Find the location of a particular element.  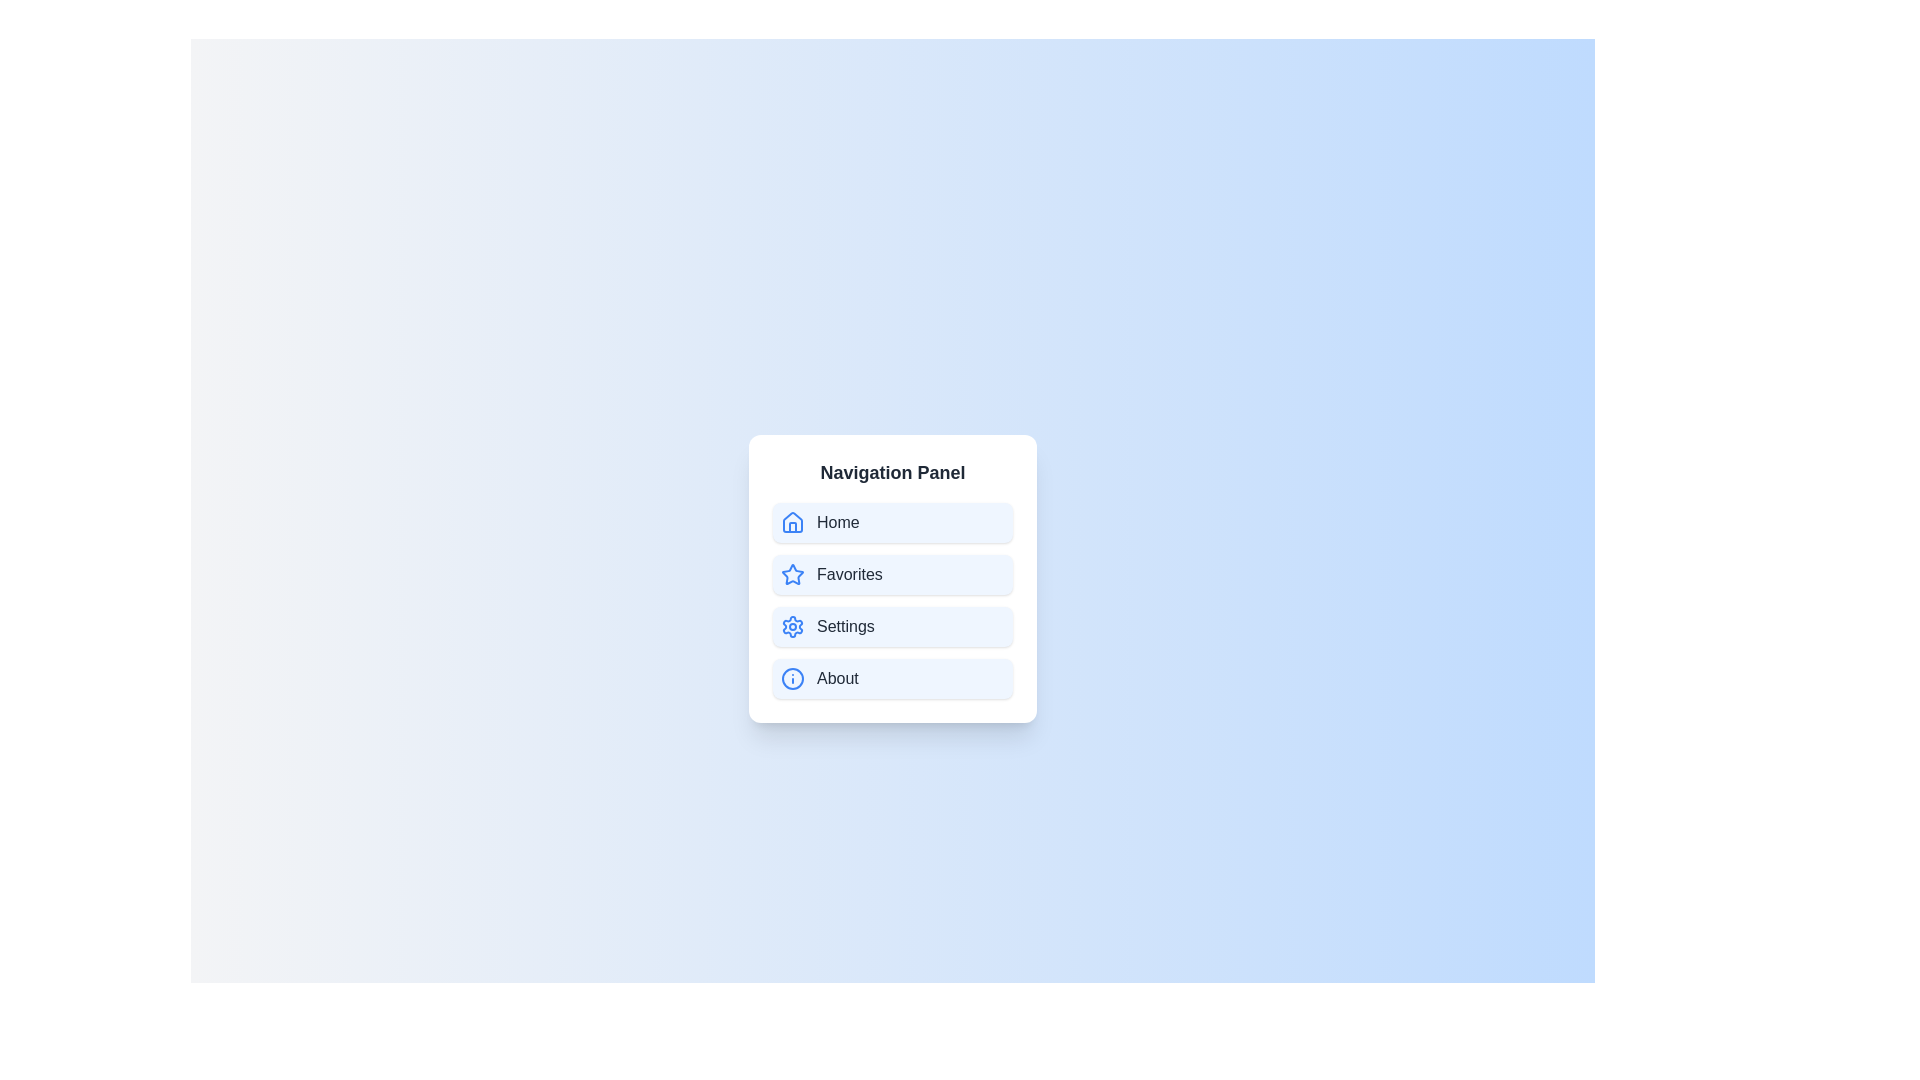

properties of the SVG house icon located in the vertical navigation menu, positioned to the left of the 'Home' label is located at coordinates (791, 520).